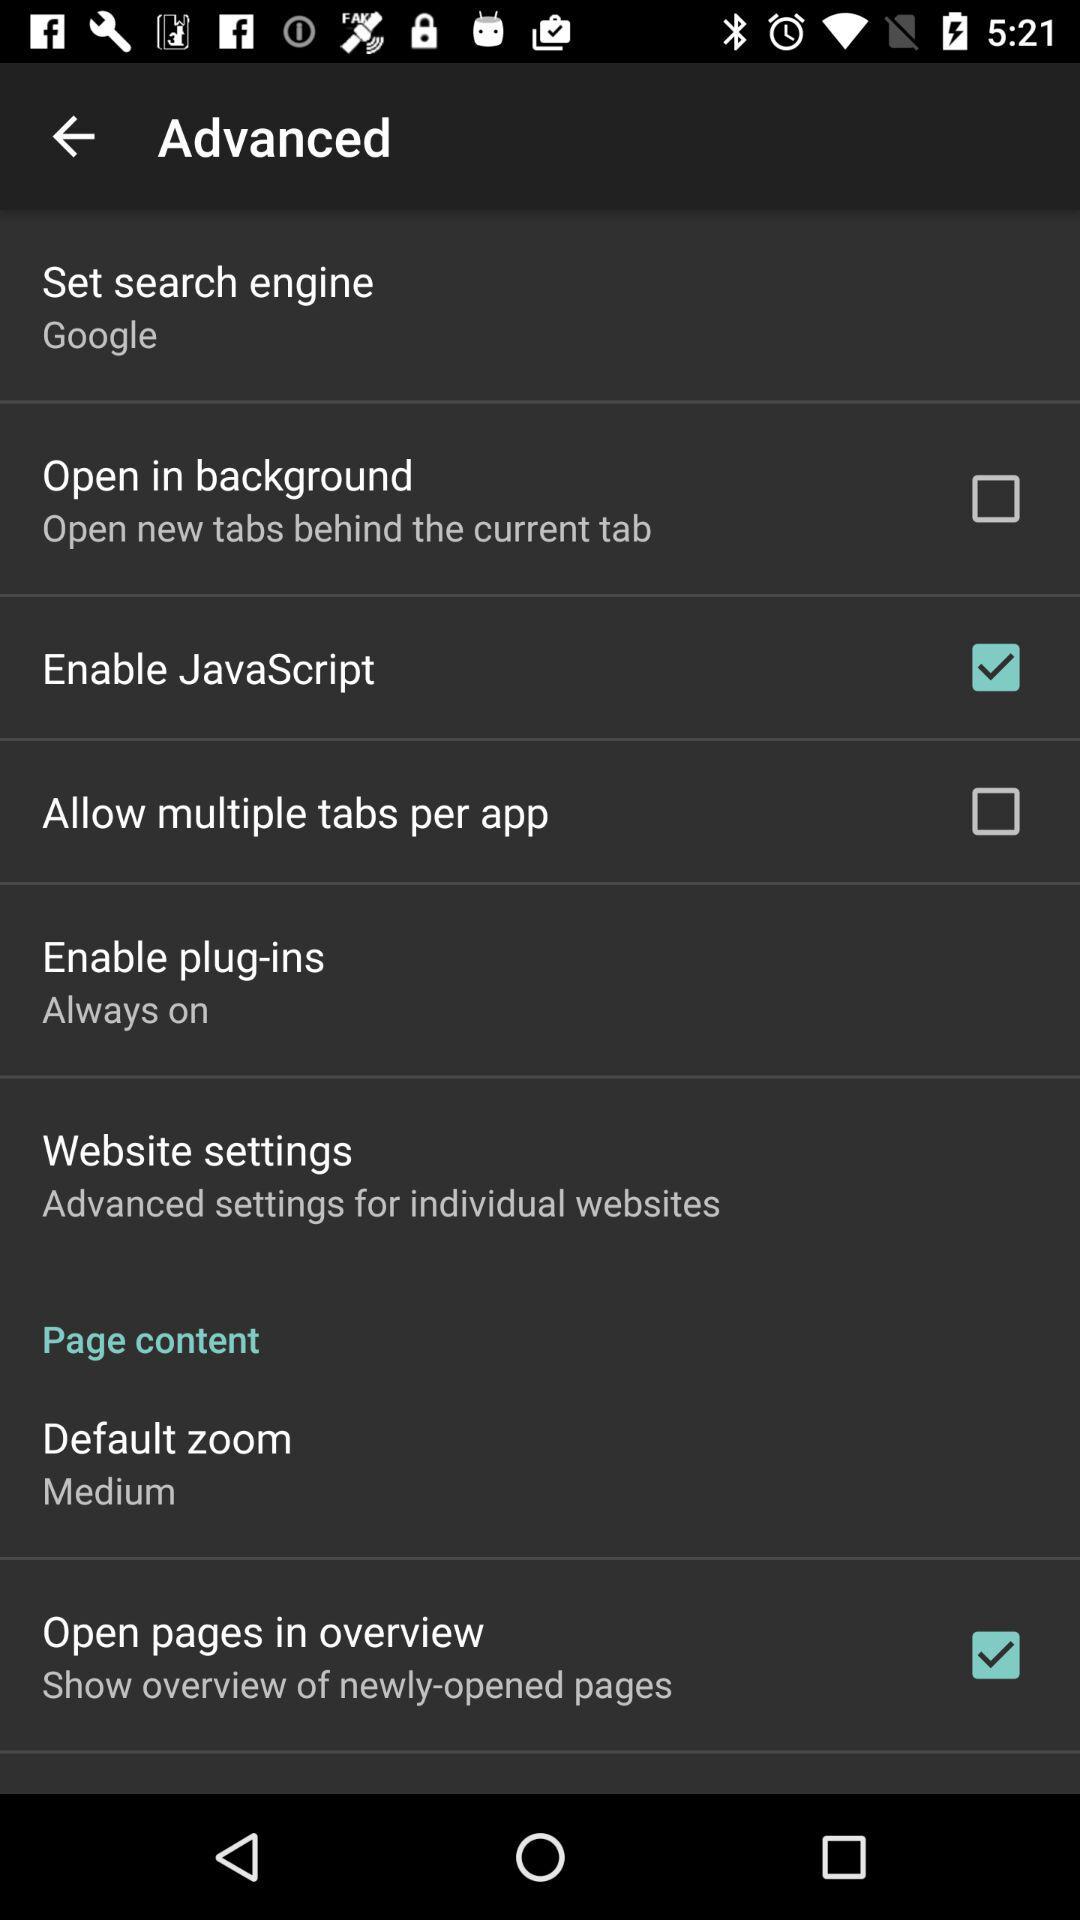  What do you see at coordinates (540, 1317) in the screenshot?
I see `the page content item` at bounding box center [540, 1317].